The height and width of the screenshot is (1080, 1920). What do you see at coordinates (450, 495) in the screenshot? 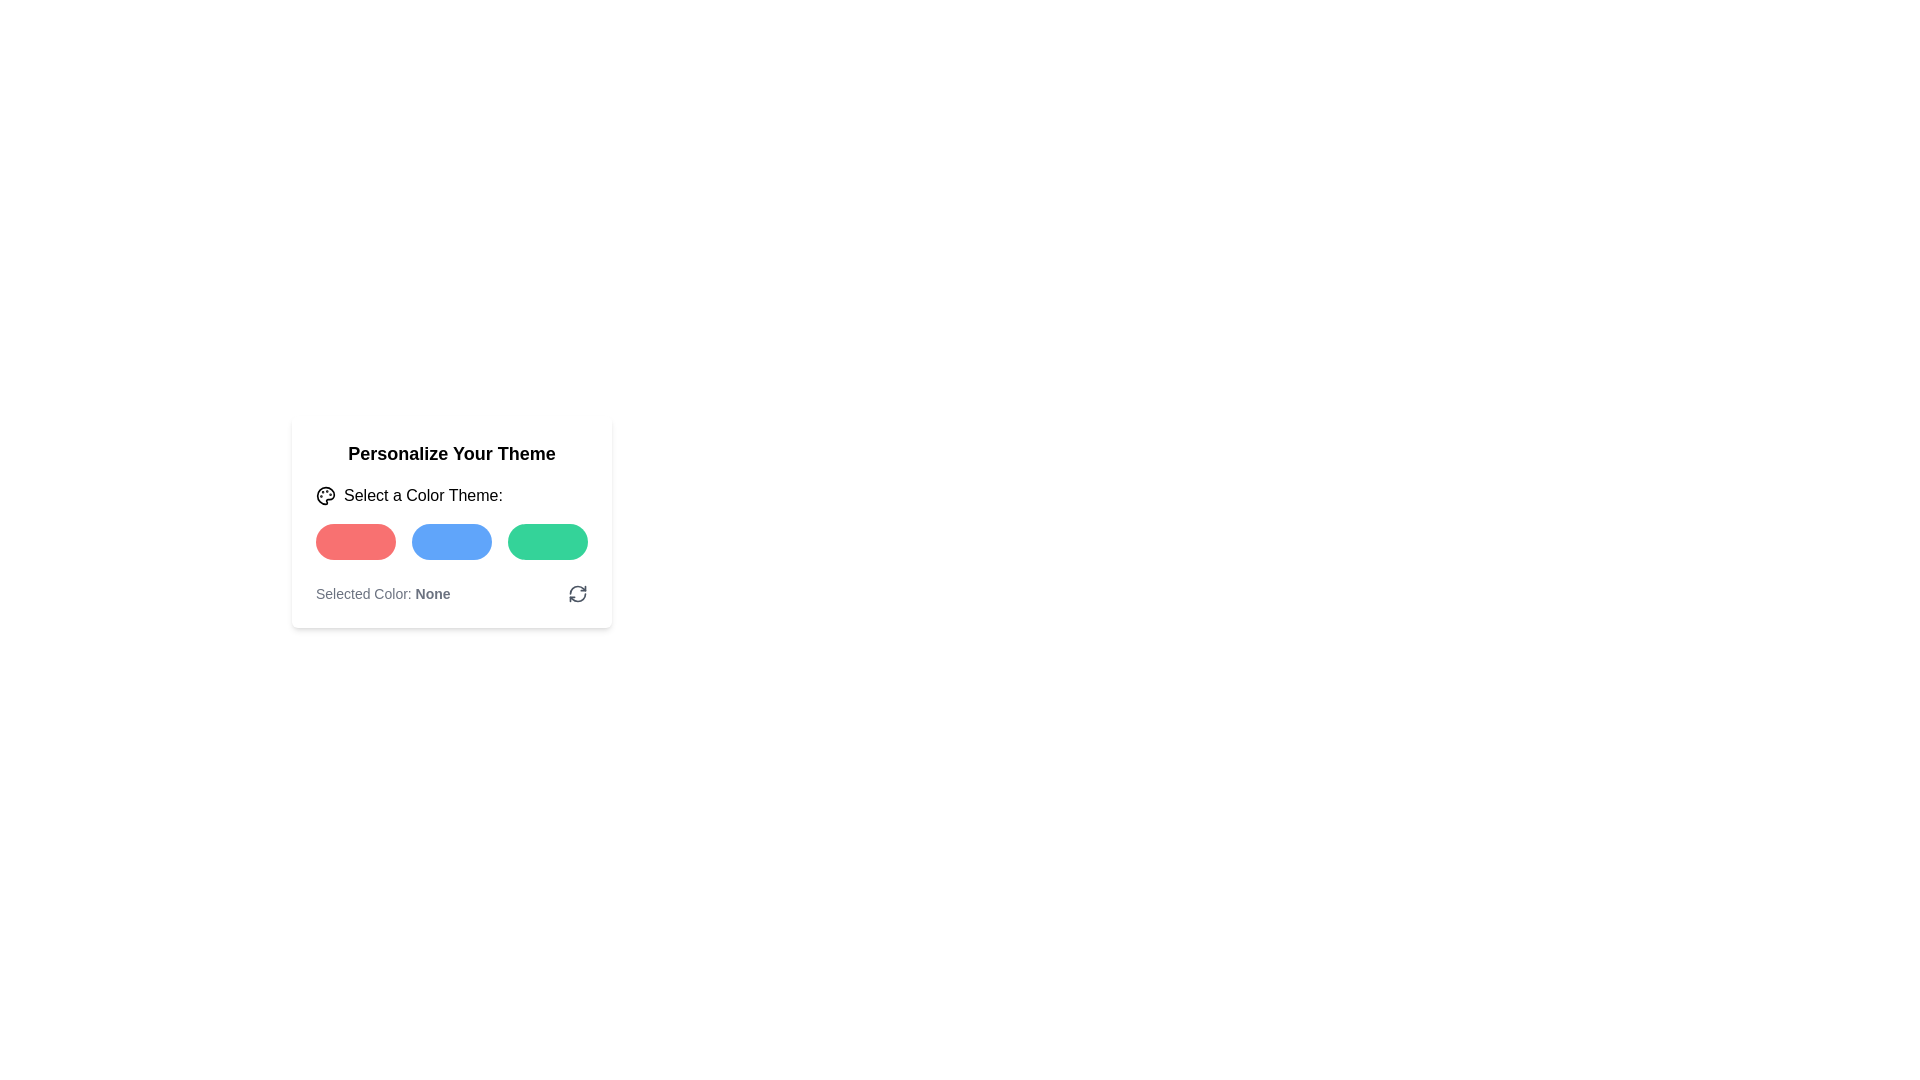
I see `the label that says 'Select a Color Theme:' which is positioned below the title 'Personalize Your Theme' and above a grid of color options` at bounding box center [450, 495].